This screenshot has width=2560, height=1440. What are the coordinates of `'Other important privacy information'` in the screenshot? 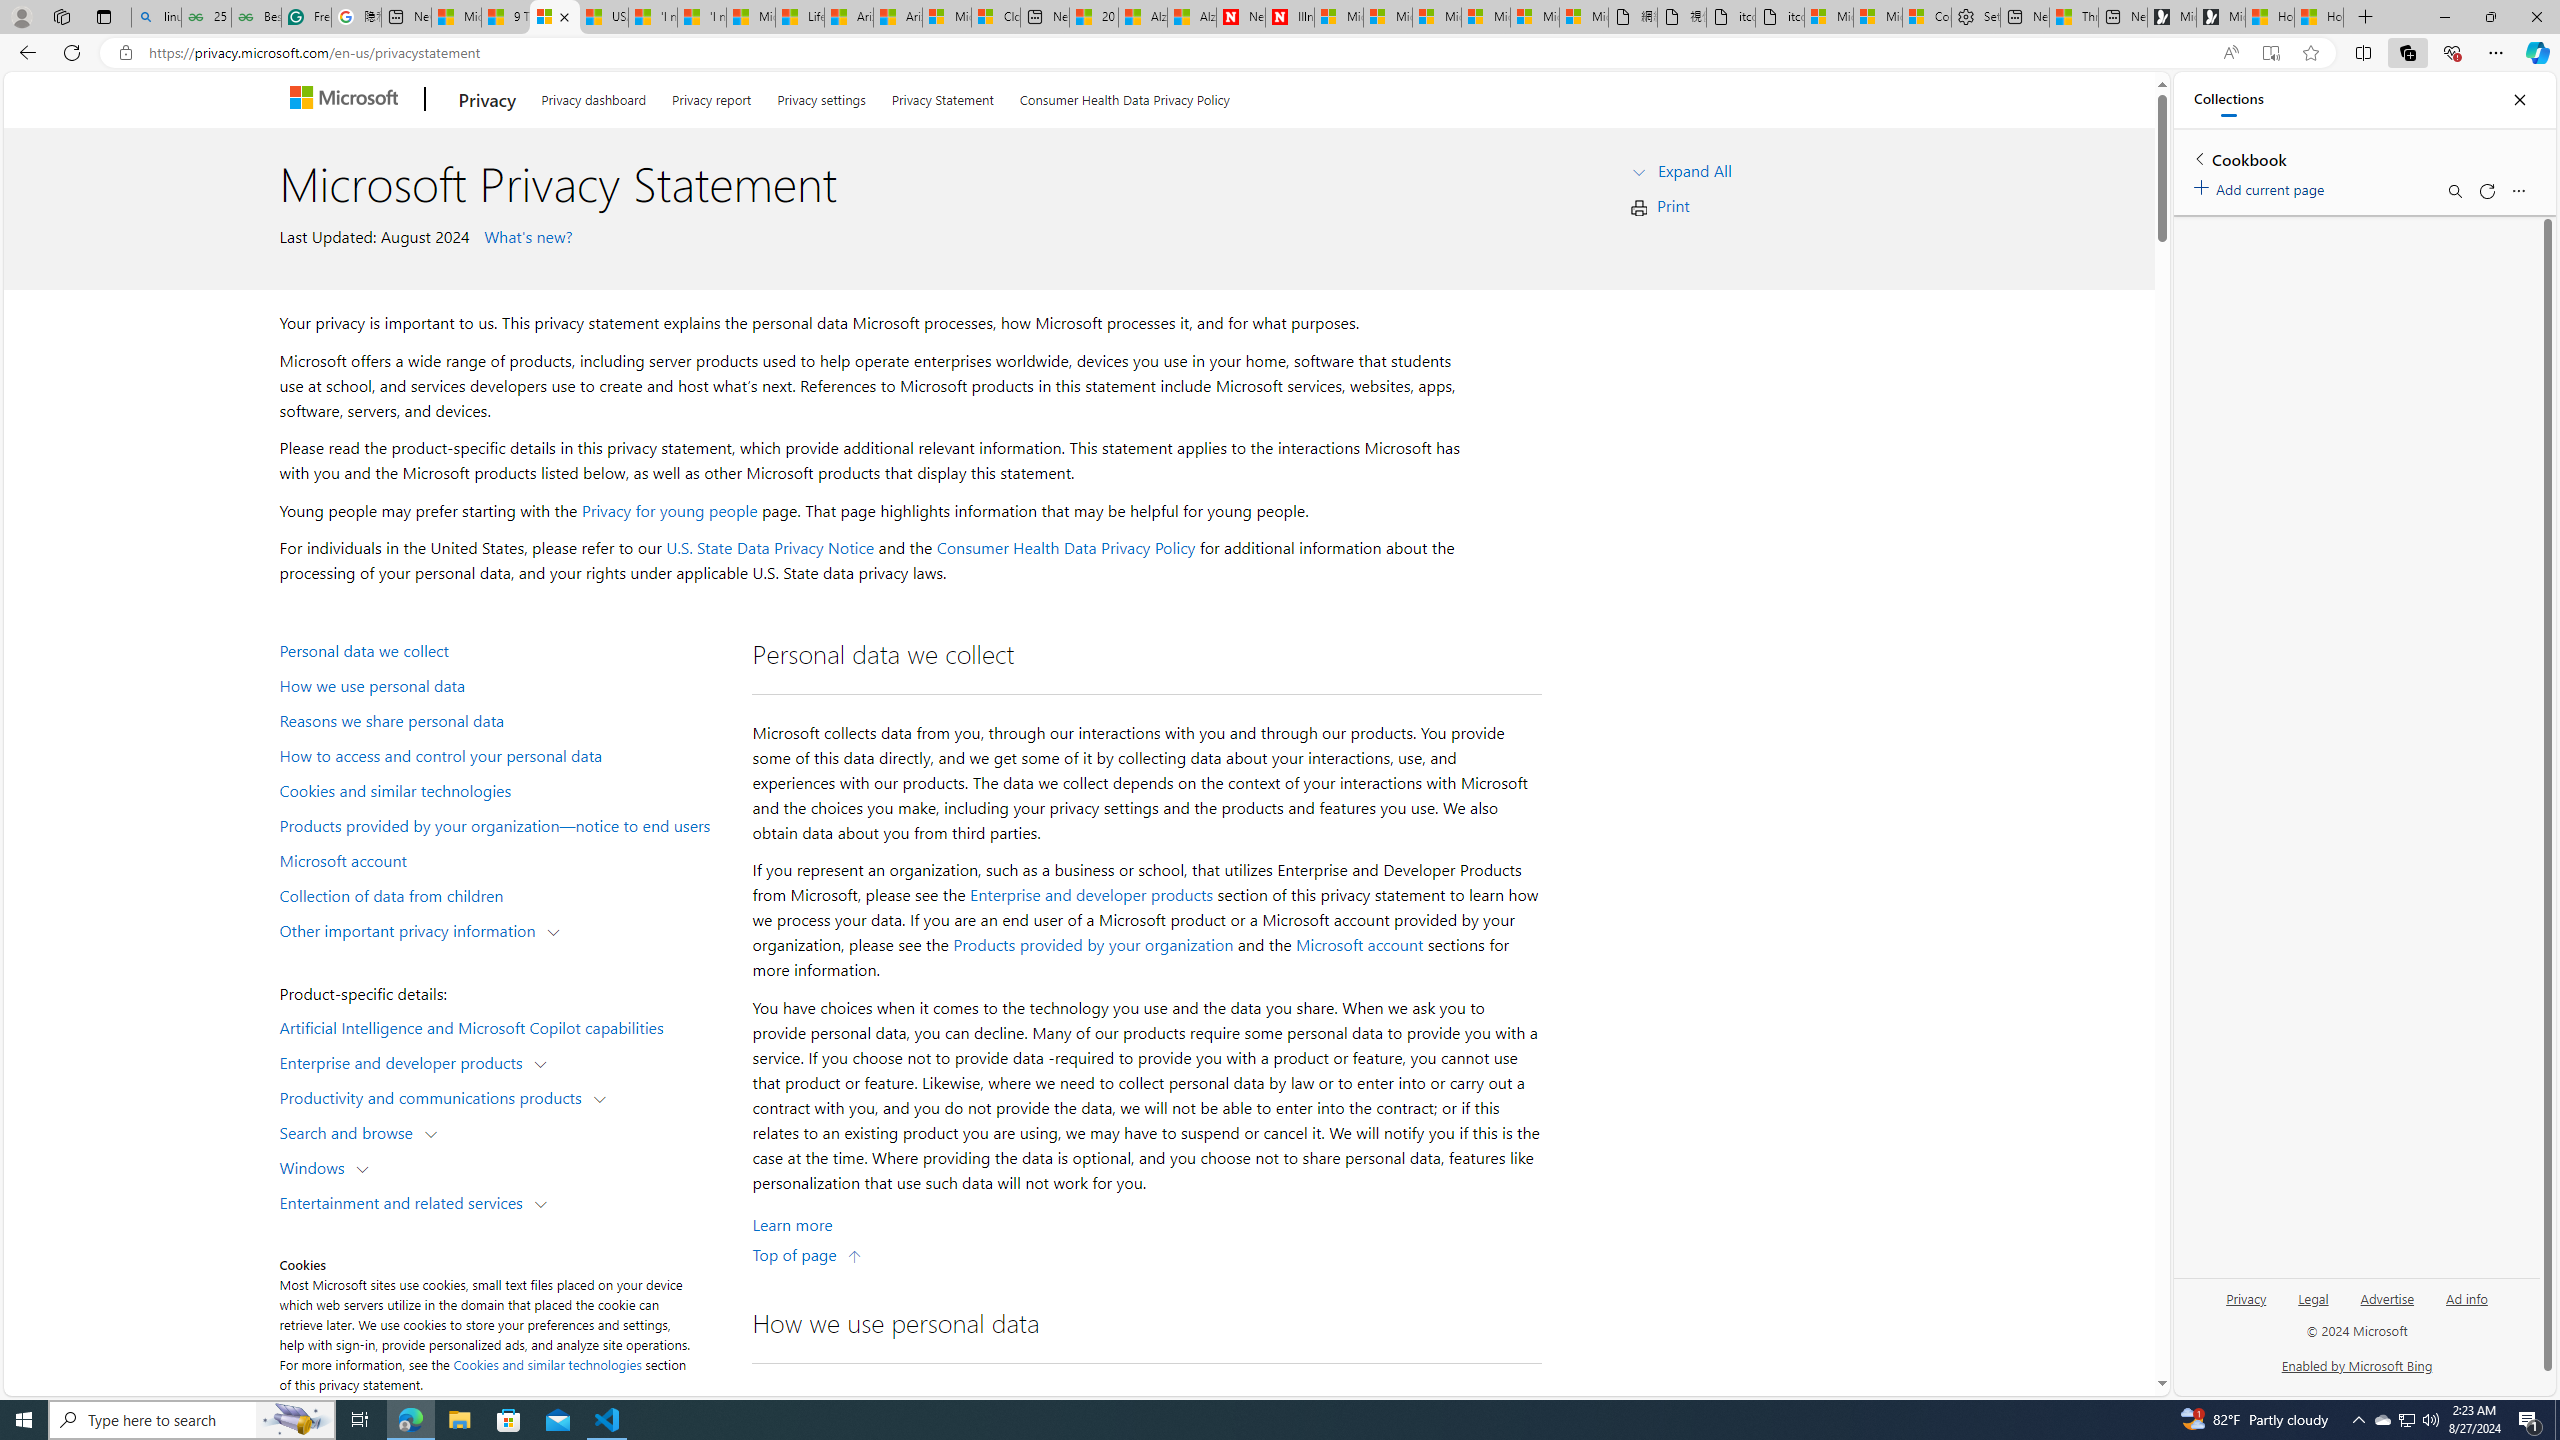 It's located at (411, 928).